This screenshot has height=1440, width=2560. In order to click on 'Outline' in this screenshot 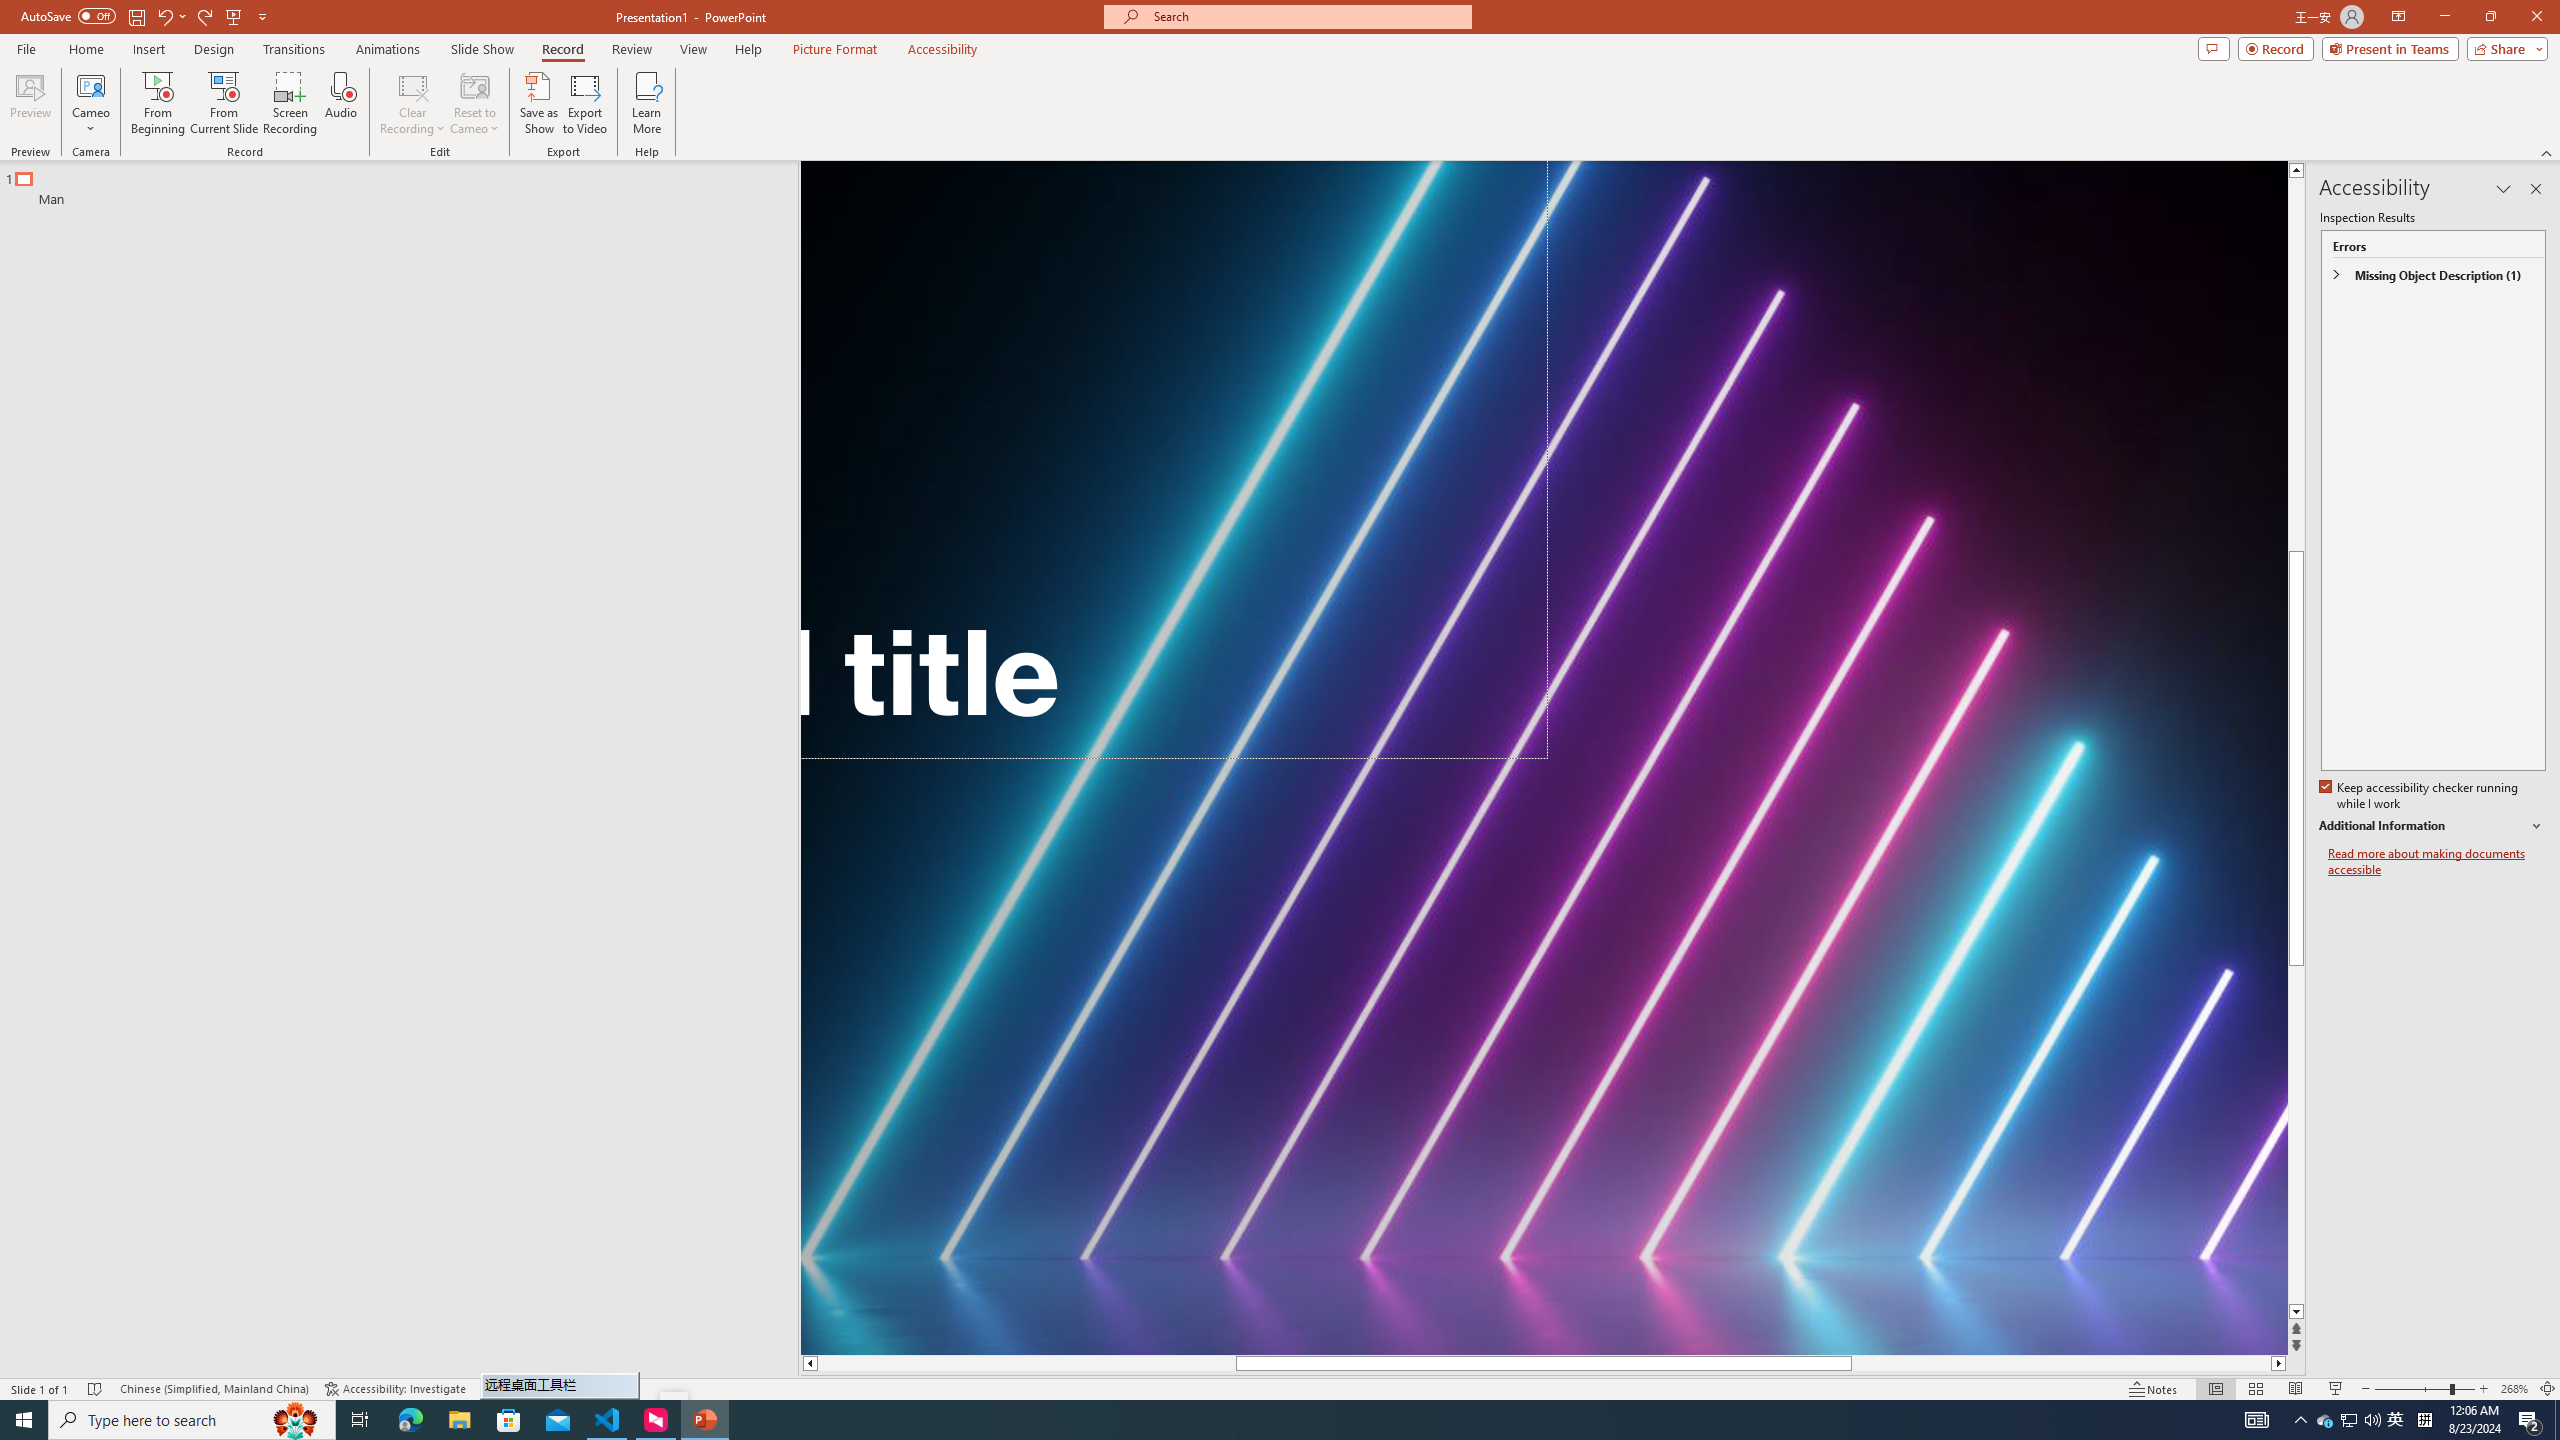, I will do `click(407, 183)`.